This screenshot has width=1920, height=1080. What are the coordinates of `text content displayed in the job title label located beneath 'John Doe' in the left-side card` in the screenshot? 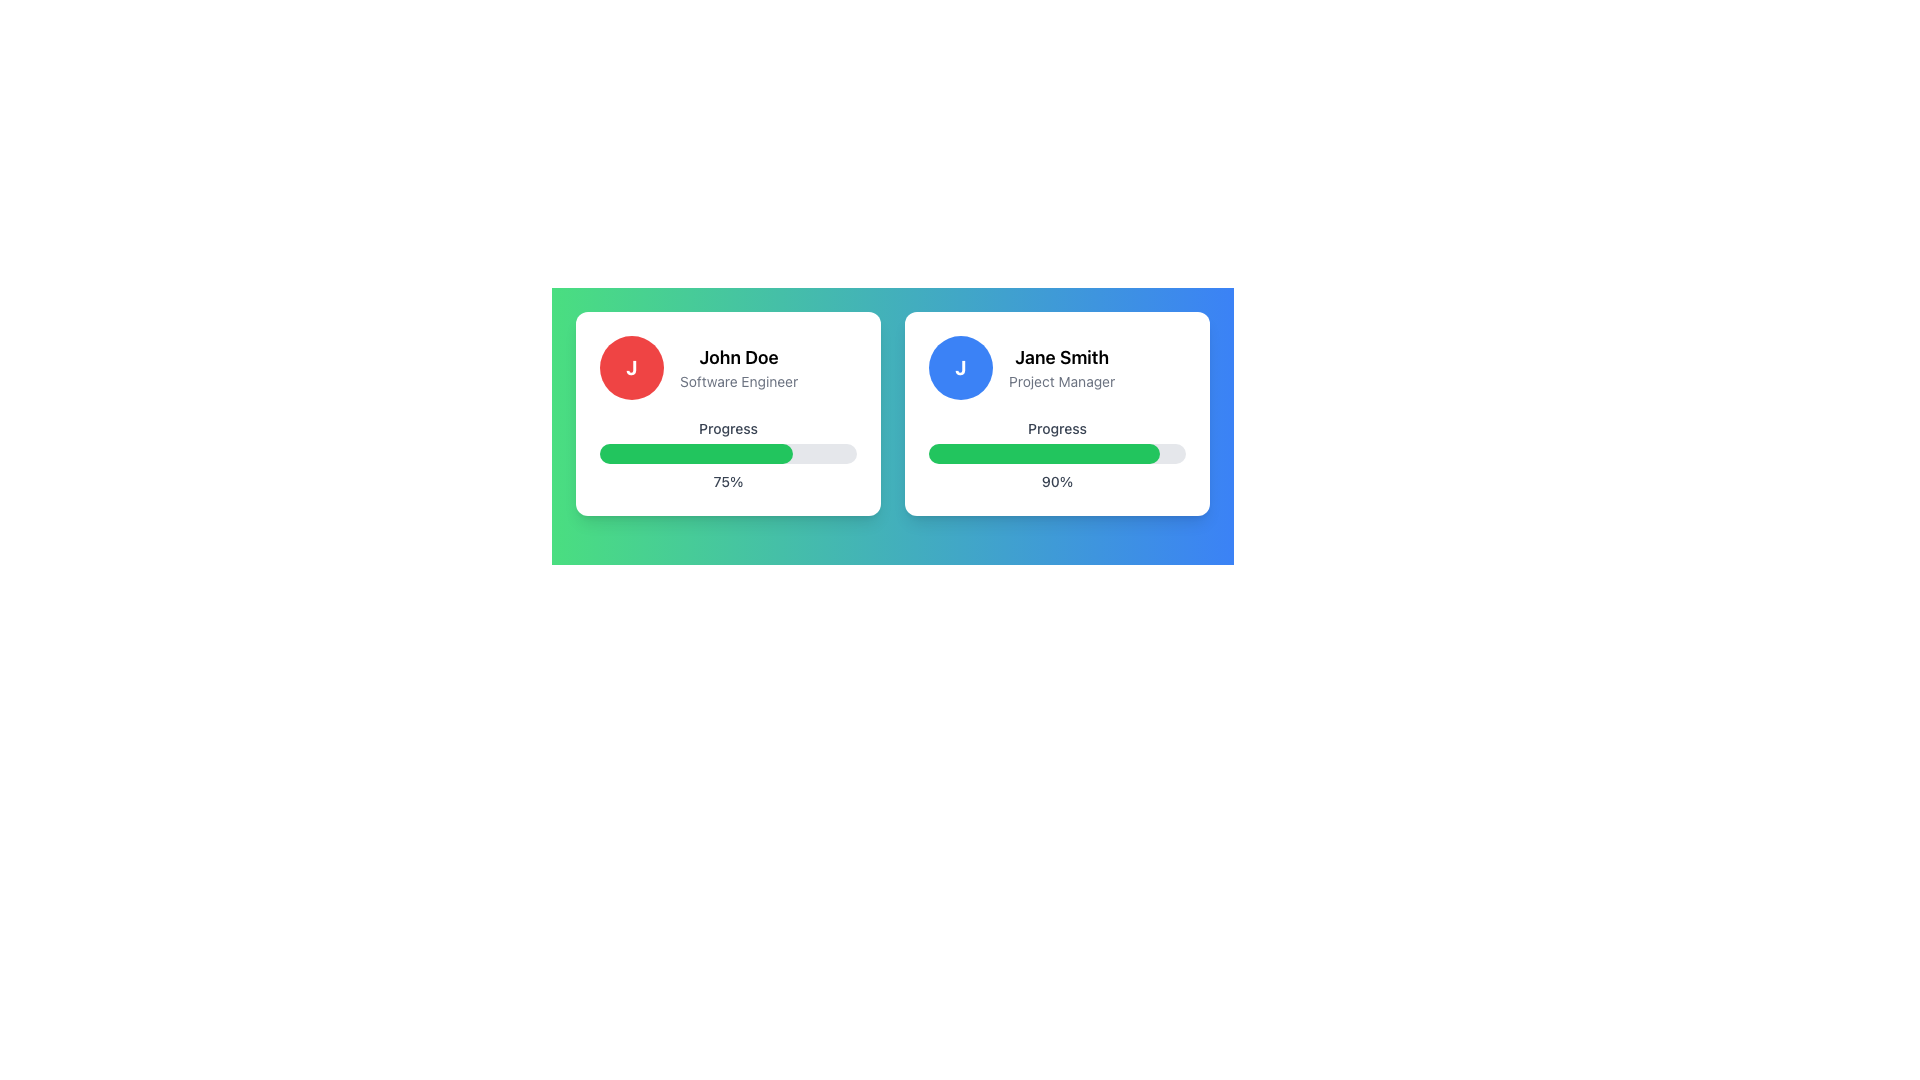 It's located at (738, 381).